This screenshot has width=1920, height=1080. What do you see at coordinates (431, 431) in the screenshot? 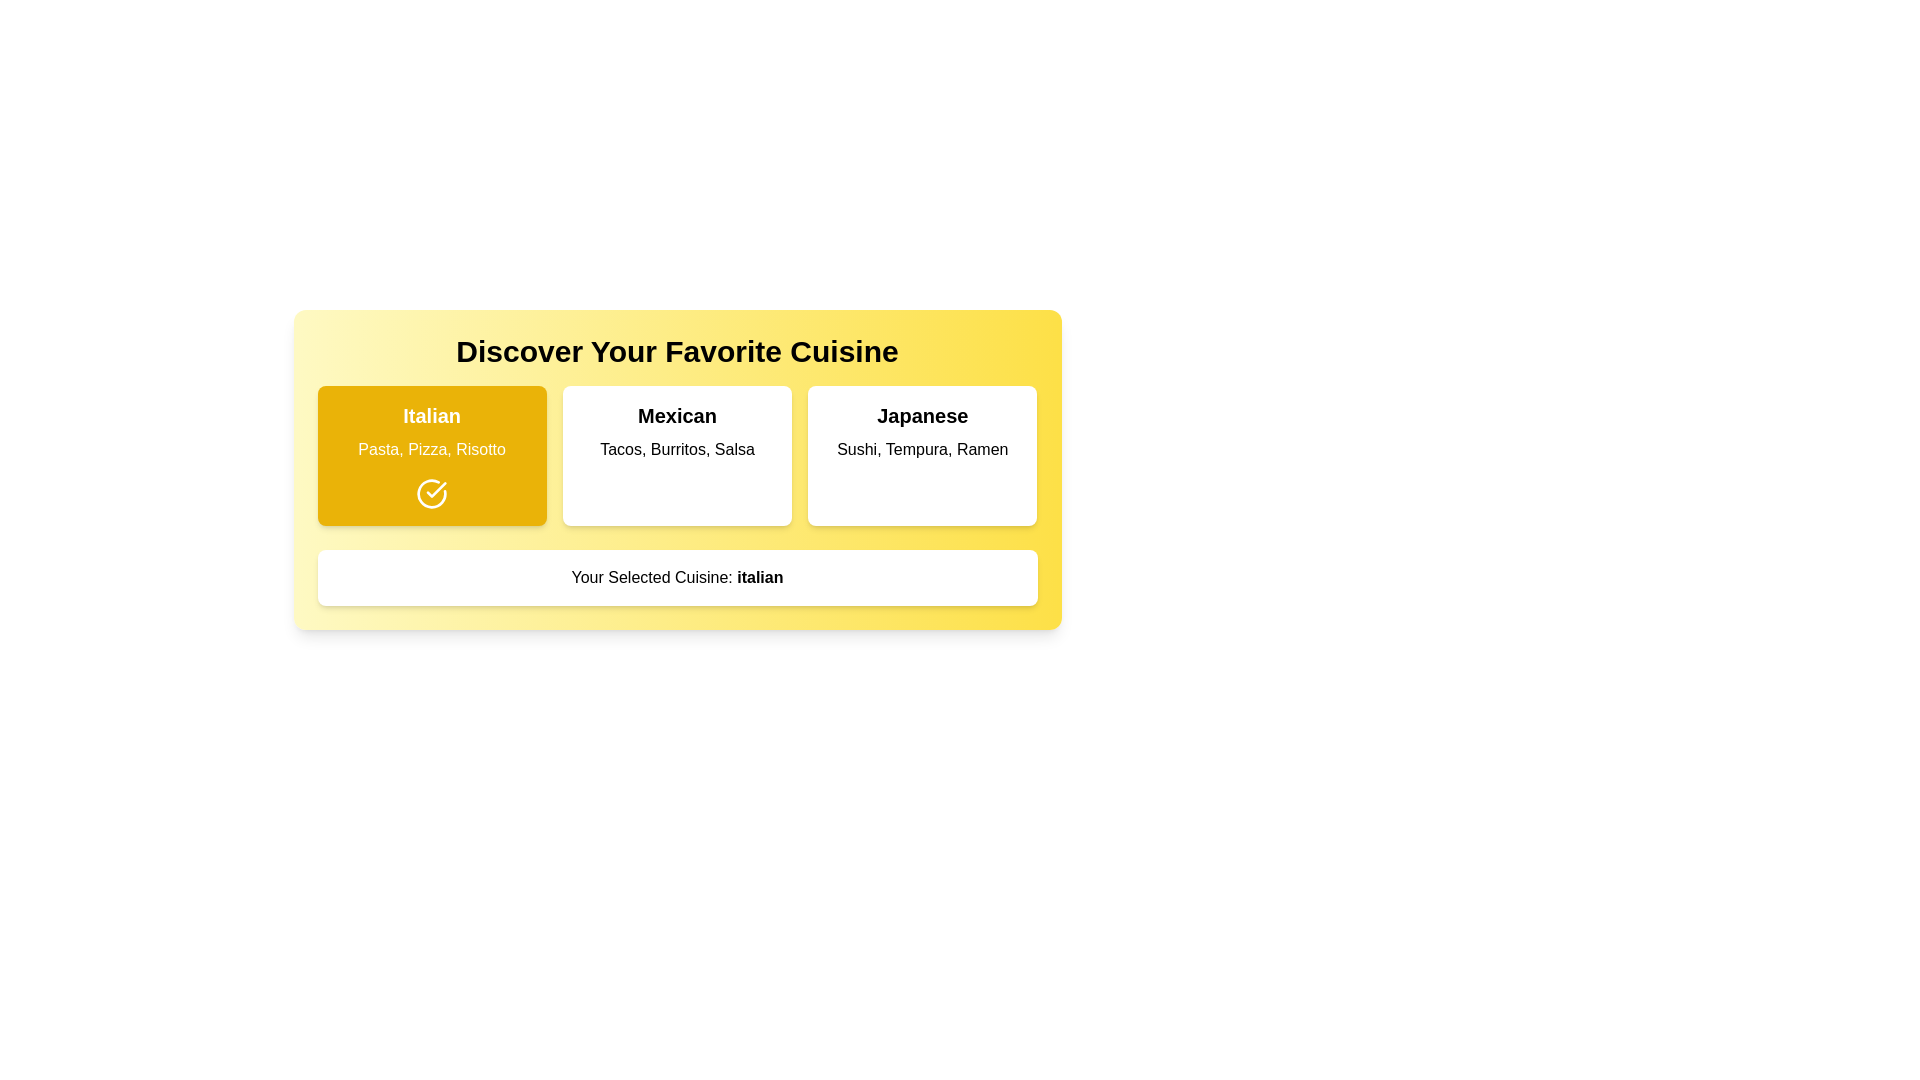
I see `contents of the Text Label displaying the cuisine type 'Italian' and associated dishes 'Pasta, Pizza, Risotto' at the top center of the yellow card` at bounding box center [431, 431].